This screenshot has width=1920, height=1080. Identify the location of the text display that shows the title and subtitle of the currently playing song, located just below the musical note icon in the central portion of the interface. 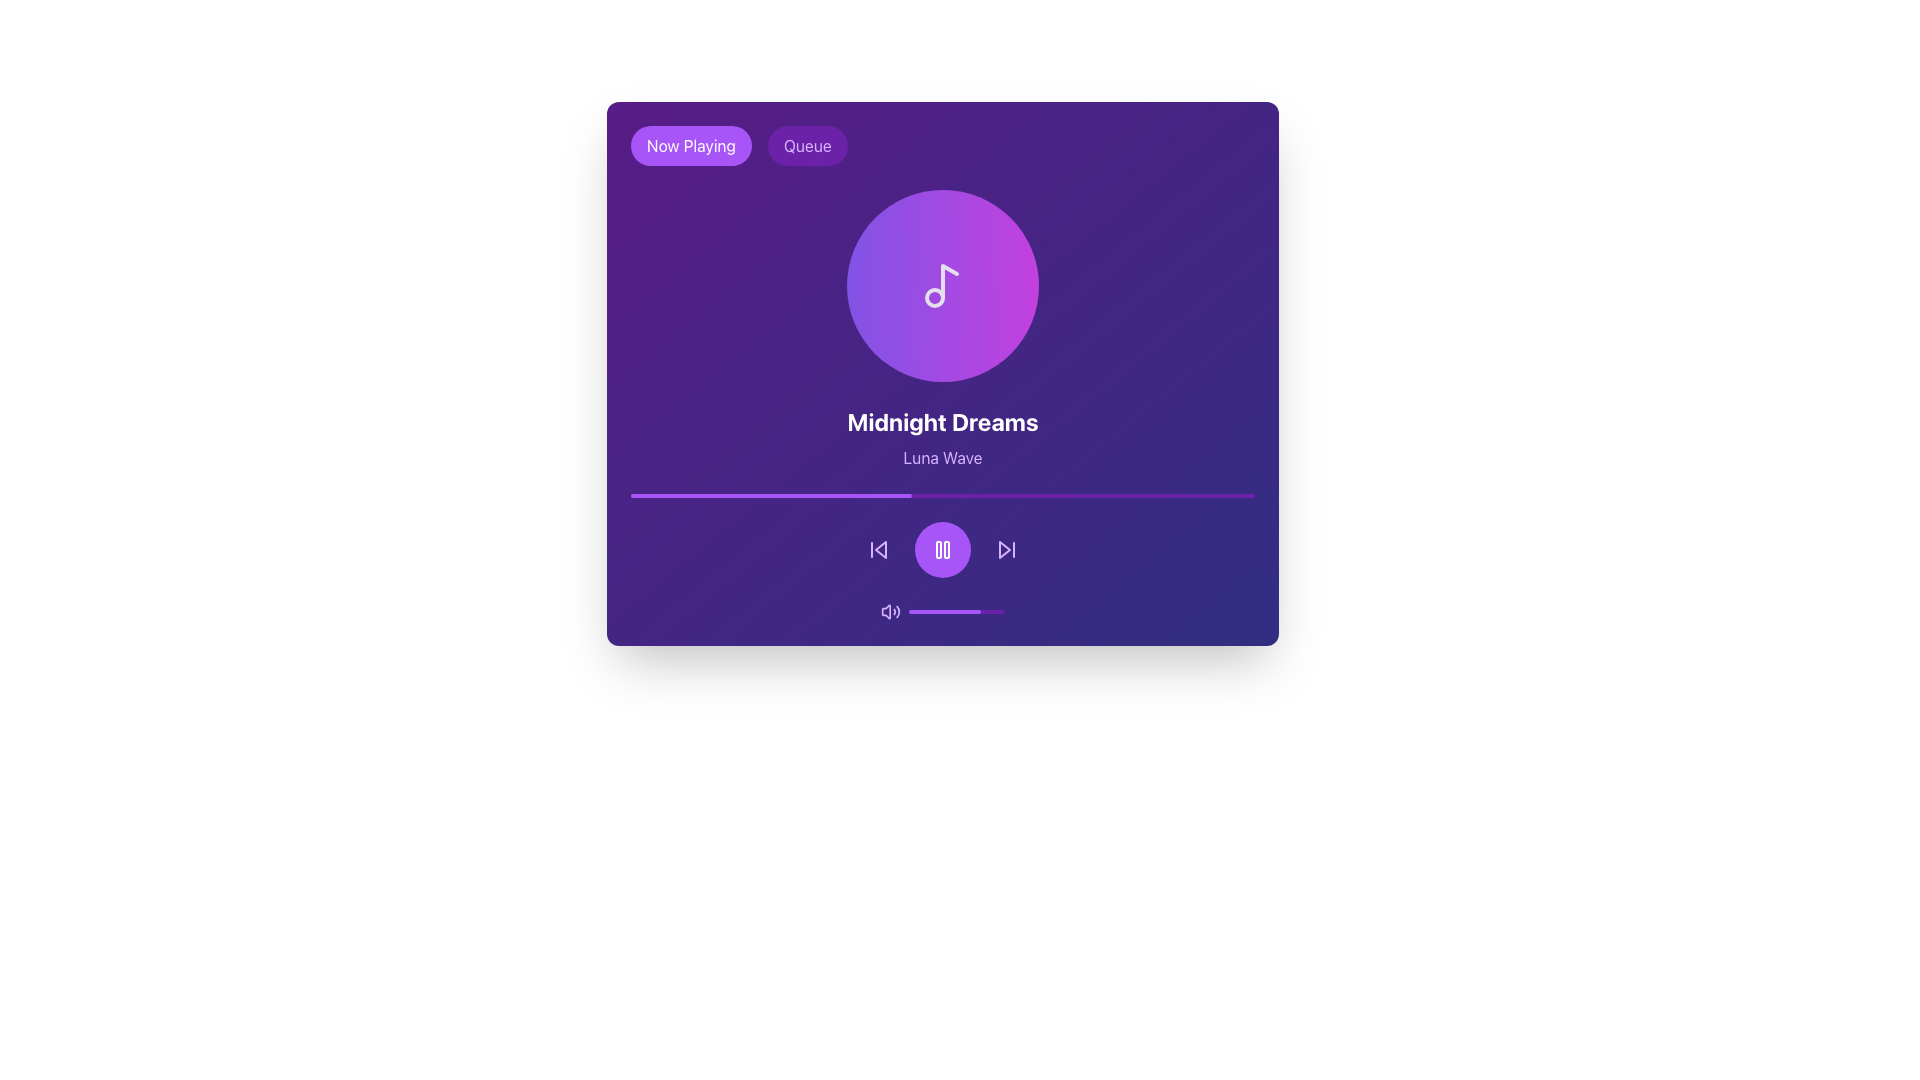
(941, 437).